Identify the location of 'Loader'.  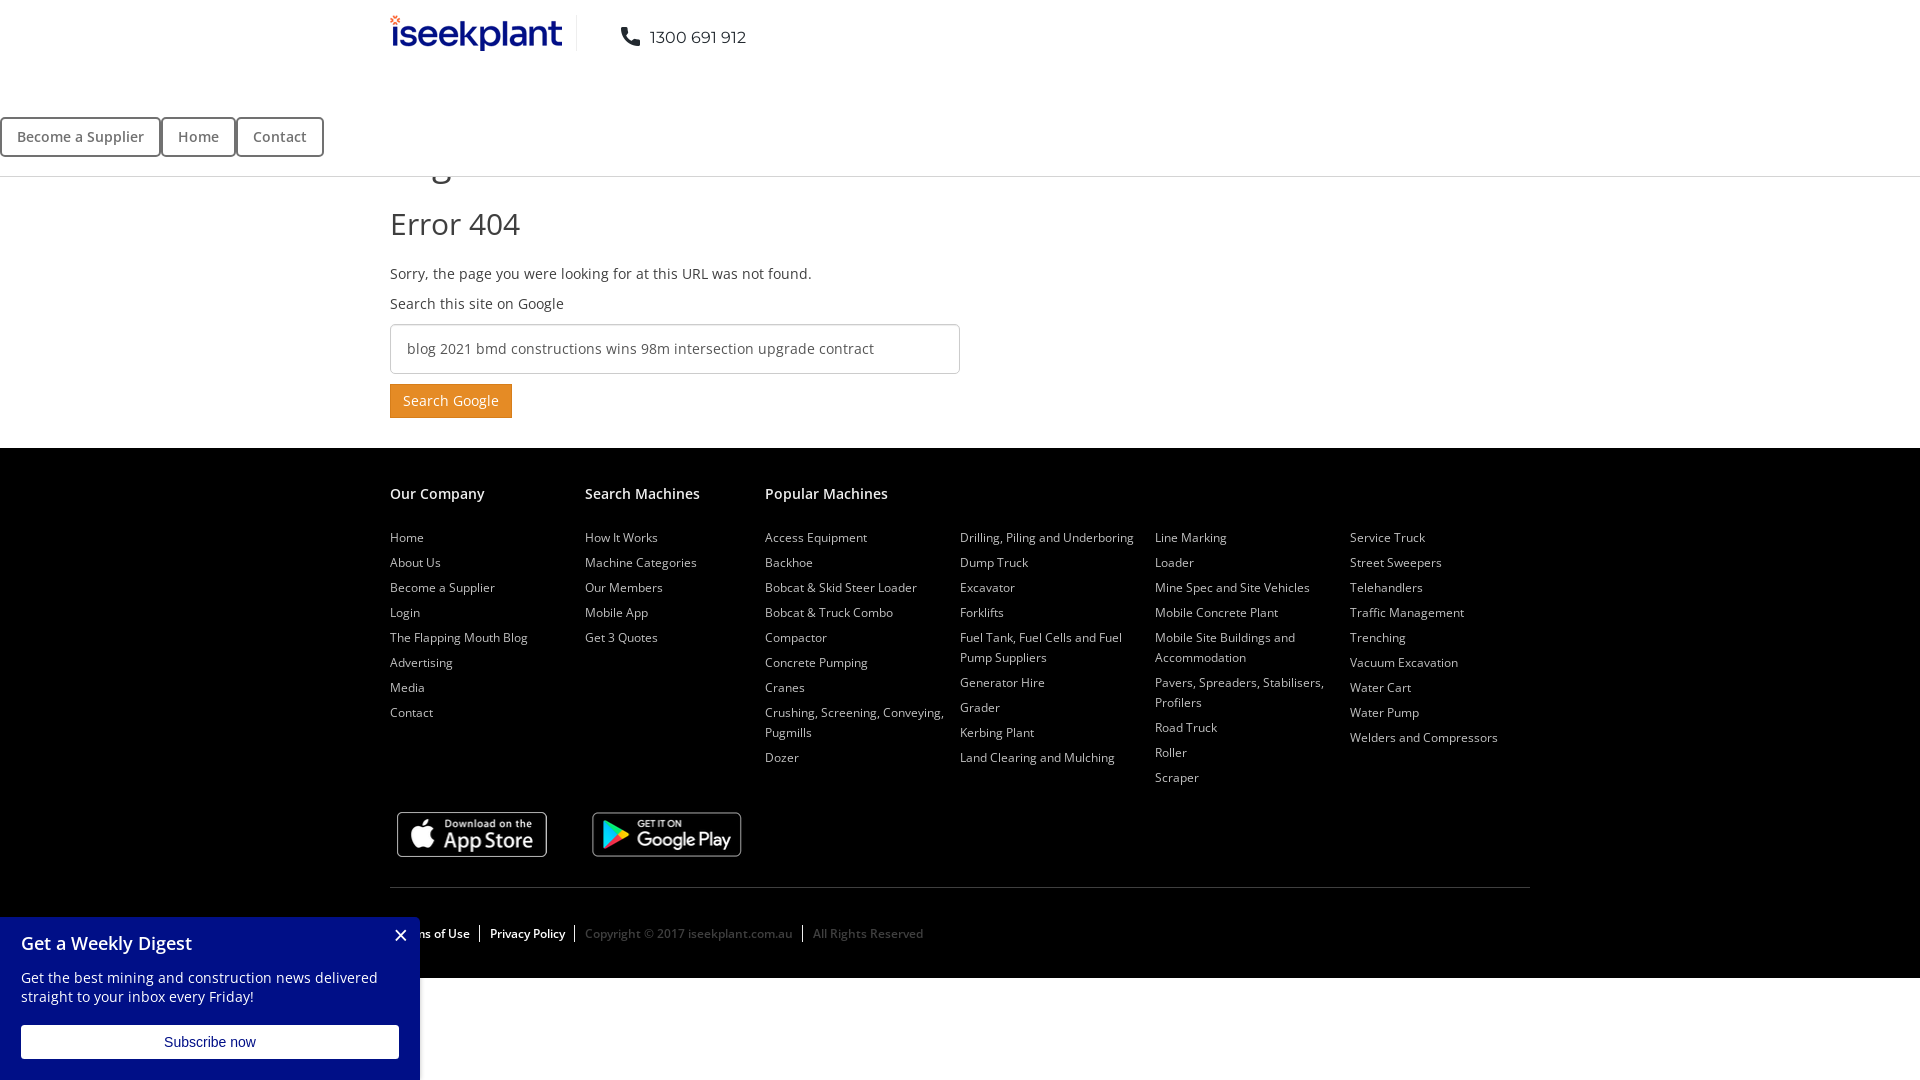
(1155, 562).